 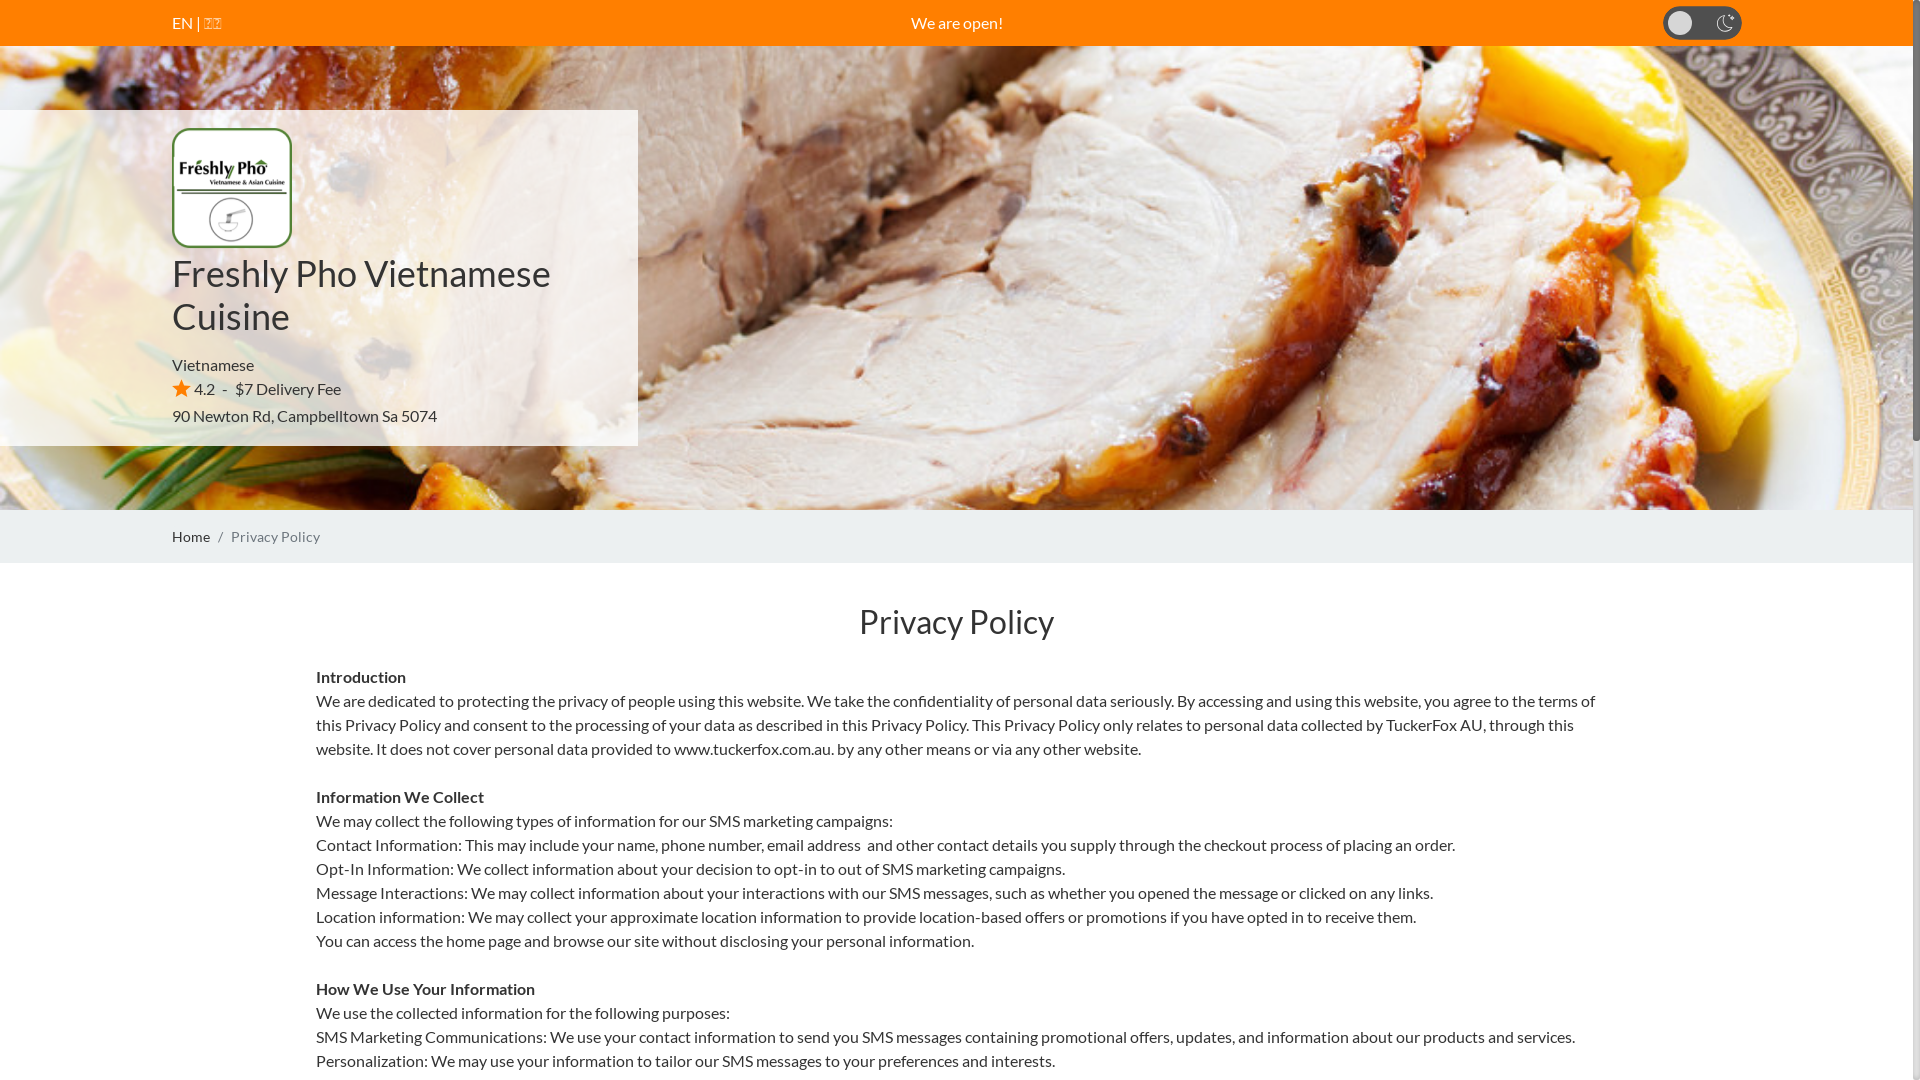 I want to click on '4.2', so click(x=193, y=388).